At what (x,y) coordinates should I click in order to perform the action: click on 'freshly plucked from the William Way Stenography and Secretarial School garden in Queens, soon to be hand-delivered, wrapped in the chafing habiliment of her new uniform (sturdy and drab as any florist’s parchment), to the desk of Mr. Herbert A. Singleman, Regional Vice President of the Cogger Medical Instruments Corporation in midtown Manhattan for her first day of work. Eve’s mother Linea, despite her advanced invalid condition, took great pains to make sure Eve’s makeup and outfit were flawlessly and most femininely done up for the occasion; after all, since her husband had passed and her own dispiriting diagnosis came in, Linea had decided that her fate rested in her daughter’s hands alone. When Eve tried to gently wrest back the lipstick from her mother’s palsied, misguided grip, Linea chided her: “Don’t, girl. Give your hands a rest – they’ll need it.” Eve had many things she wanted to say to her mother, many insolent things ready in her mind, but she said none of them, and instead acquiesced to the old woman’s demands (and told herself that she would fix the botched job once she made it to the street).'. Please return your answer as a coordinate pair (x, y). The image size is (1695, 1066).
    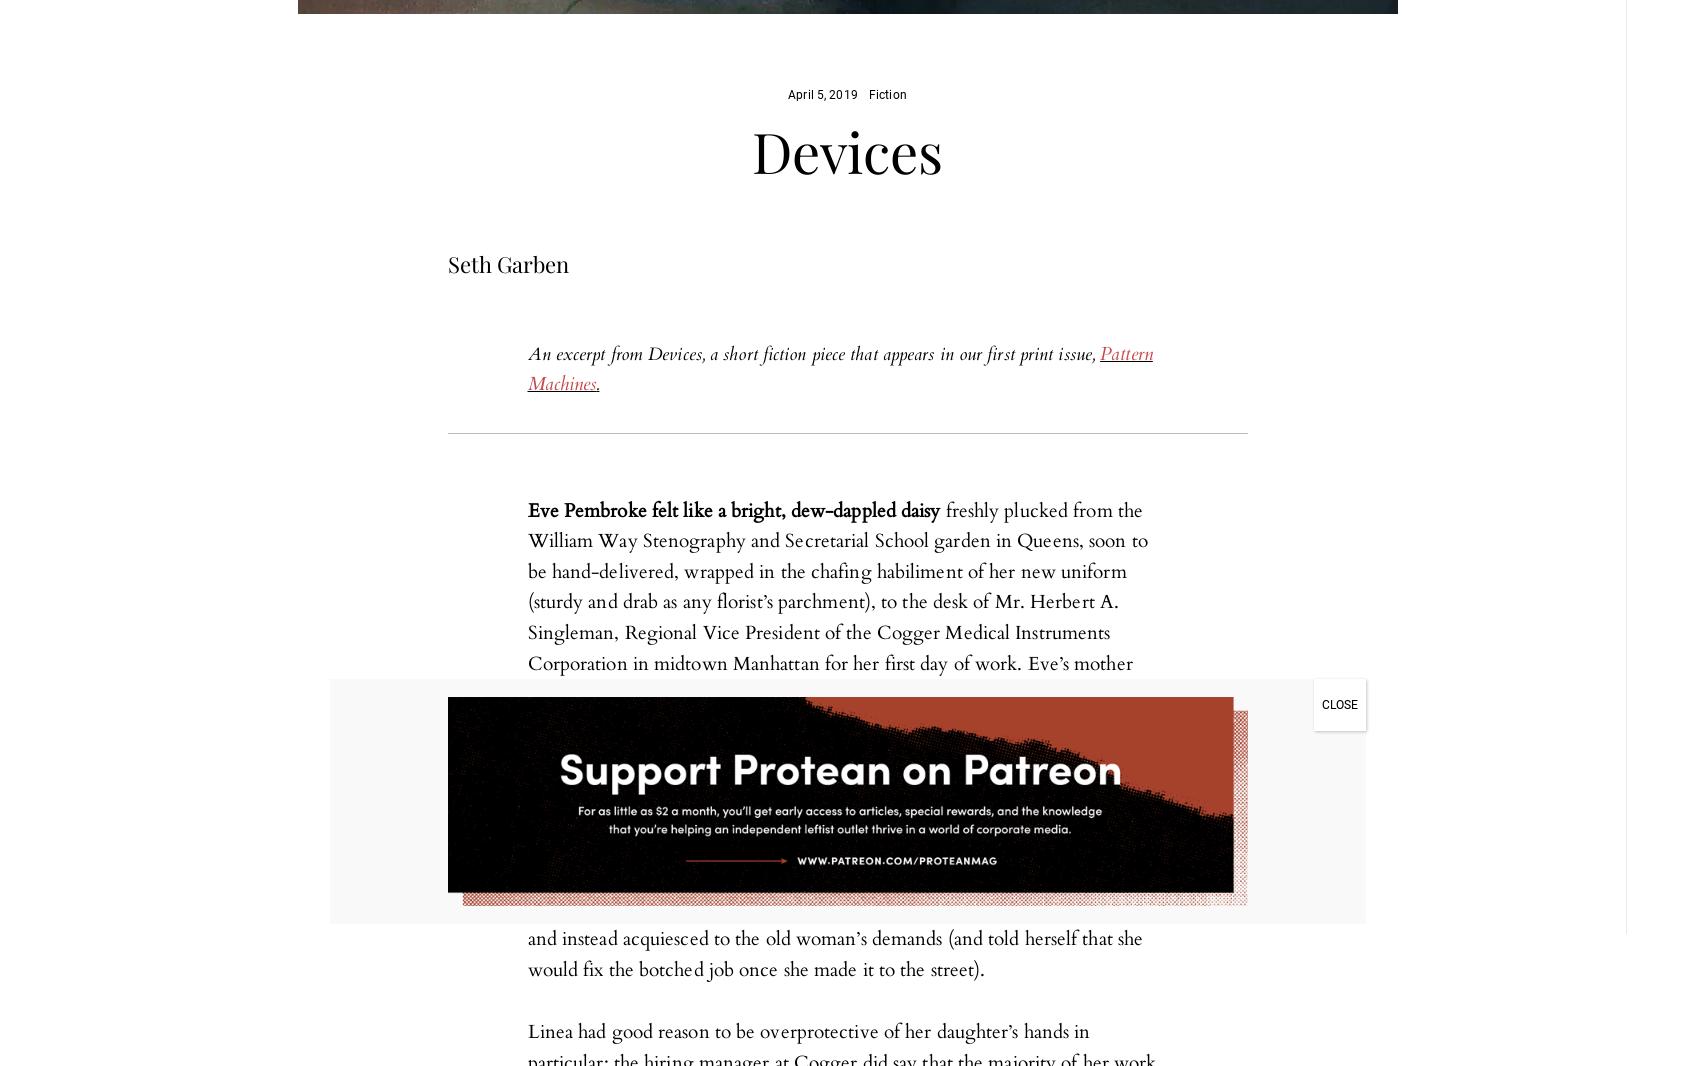
    Looking at the image, I should click on (837, 739).